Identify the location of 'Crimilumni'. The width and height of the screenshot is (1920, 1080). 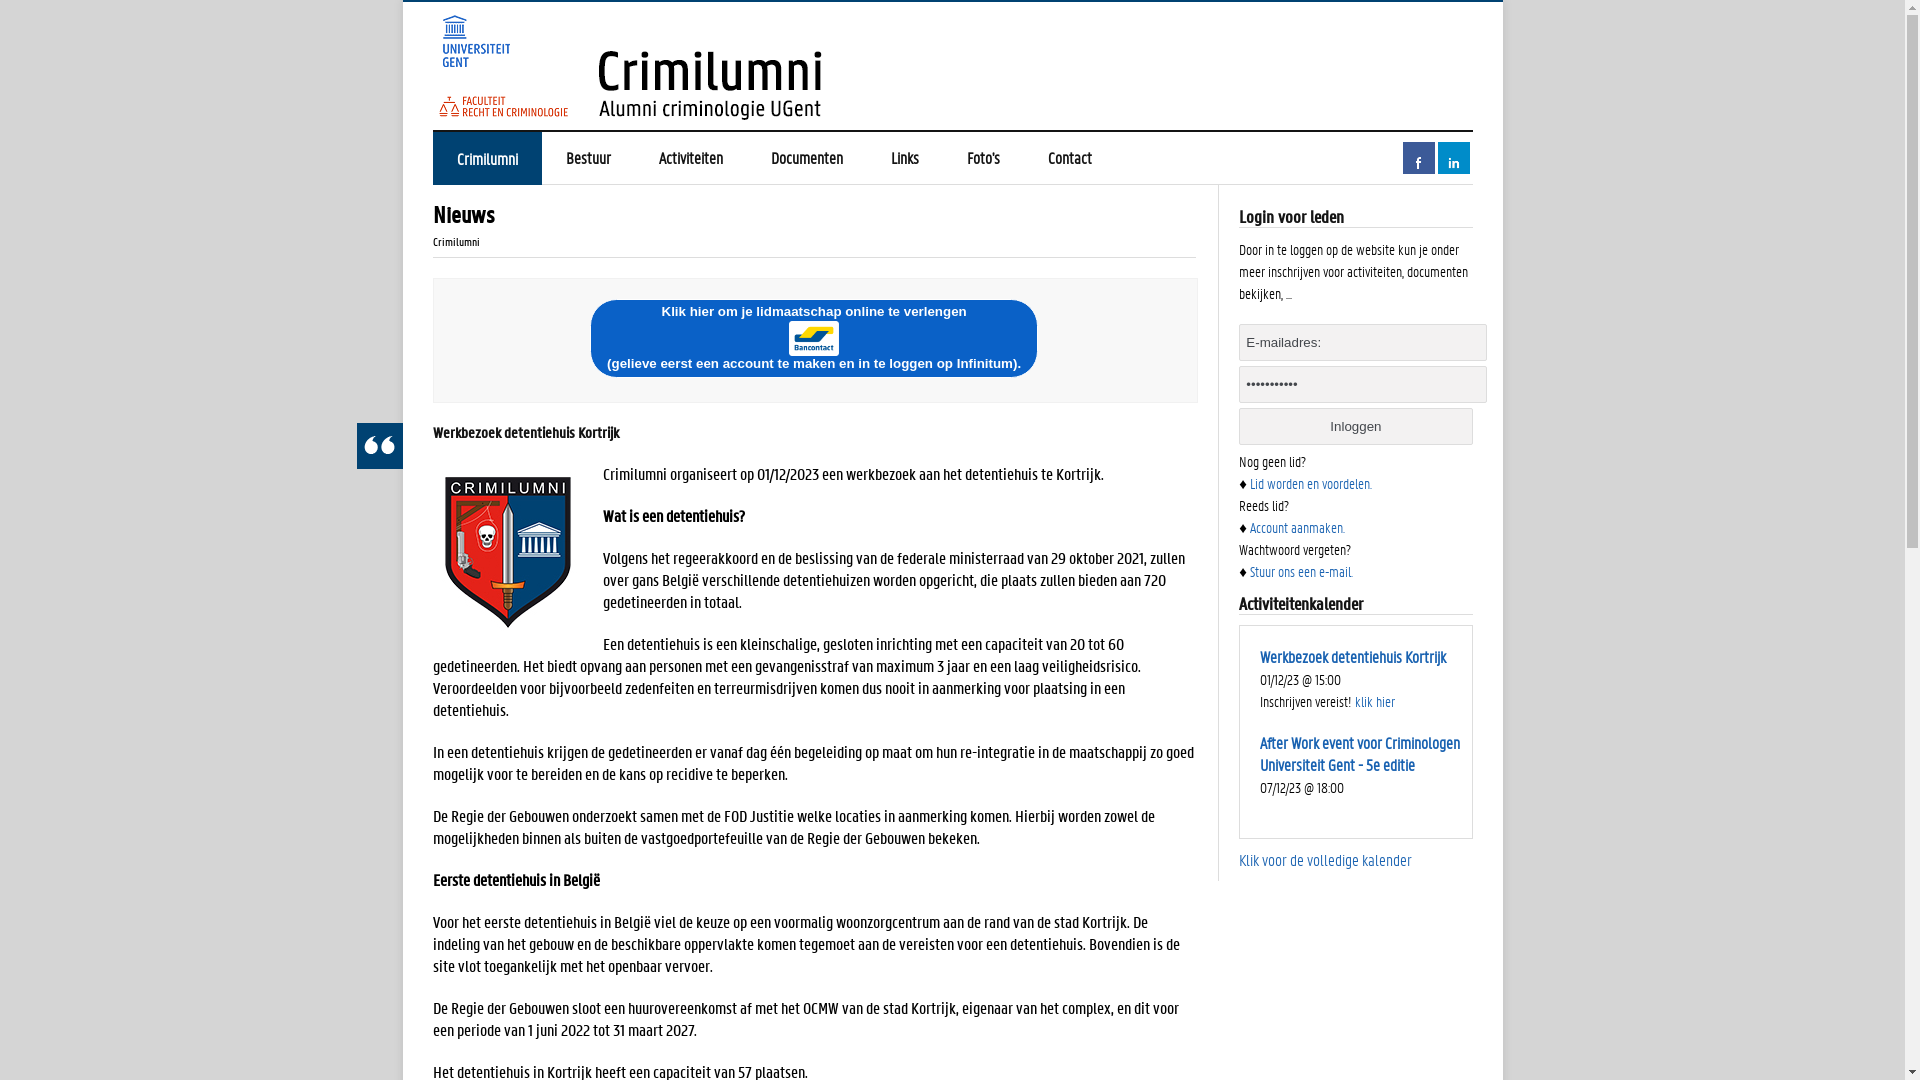
(431, 157).